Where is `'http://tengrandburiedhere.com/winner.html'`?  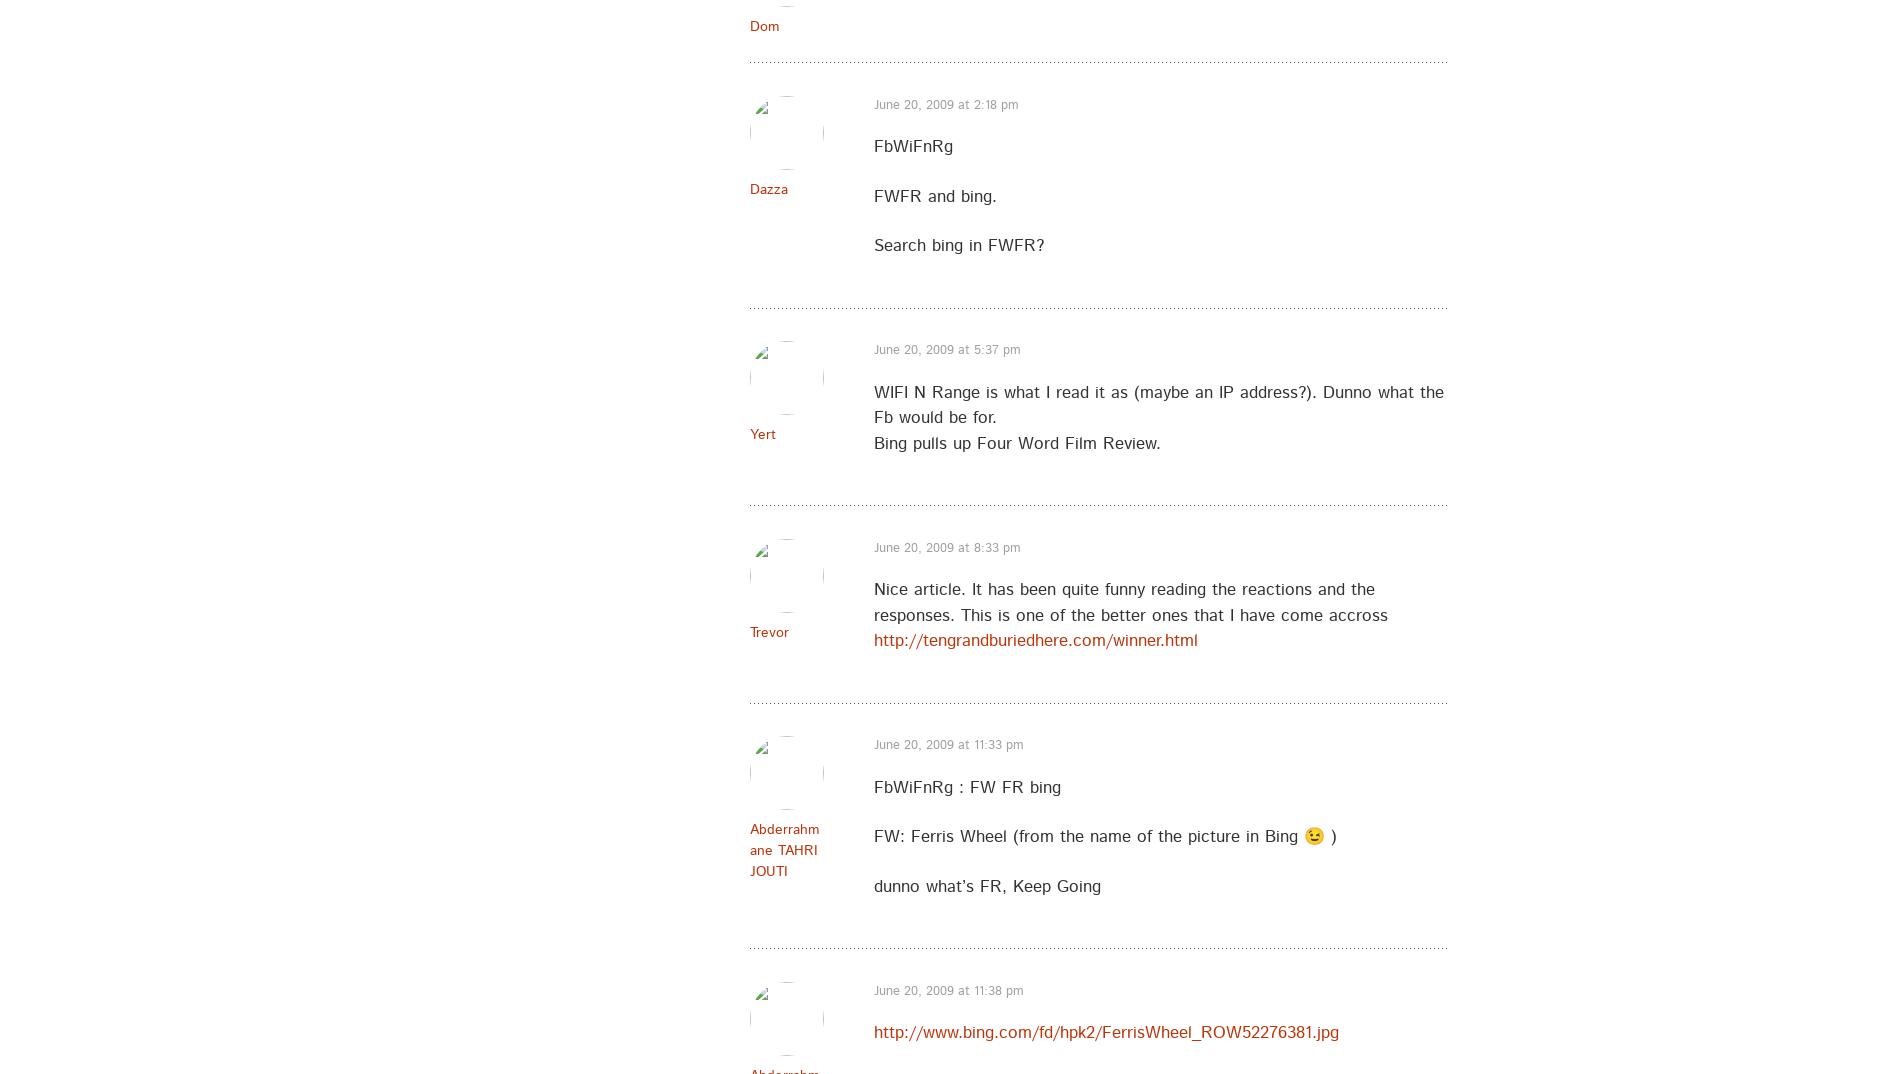
'http://tengrandburiedhere.com/winner.html' is located at coordinates (1036, 640).